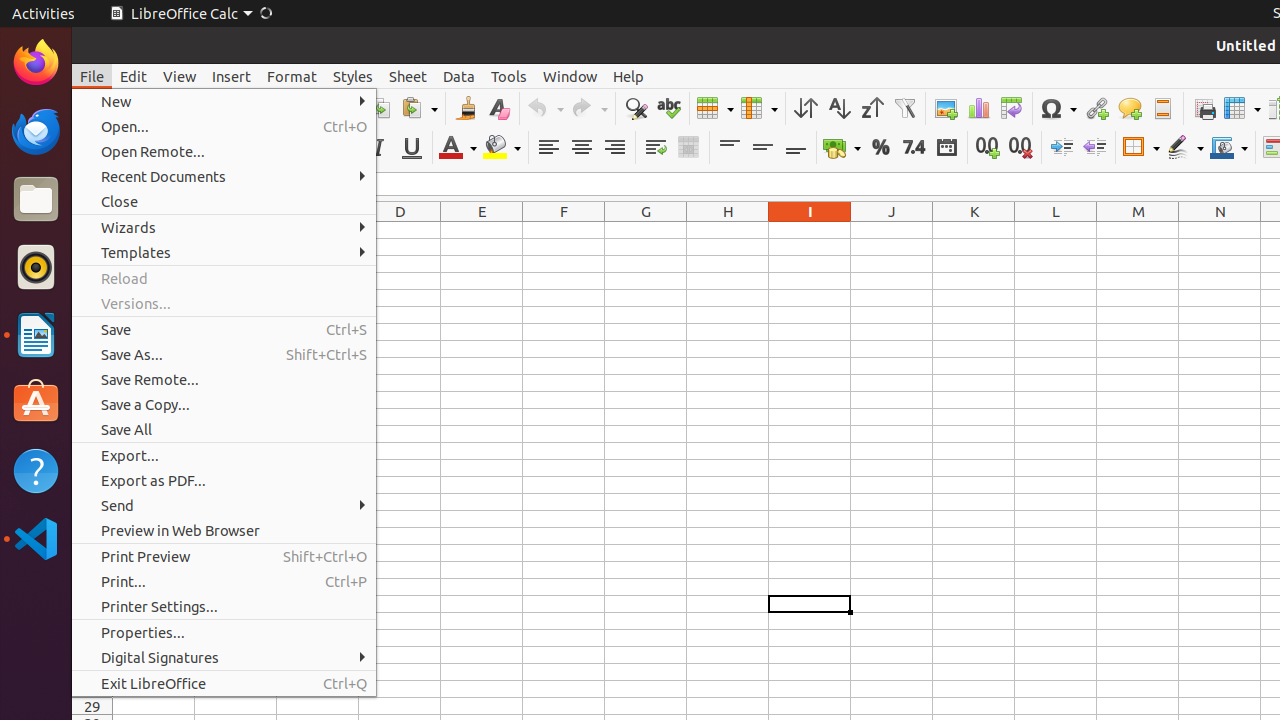 This screenshot has width=1280, height=720. I want to click on 'Sort', so click(805, 108).